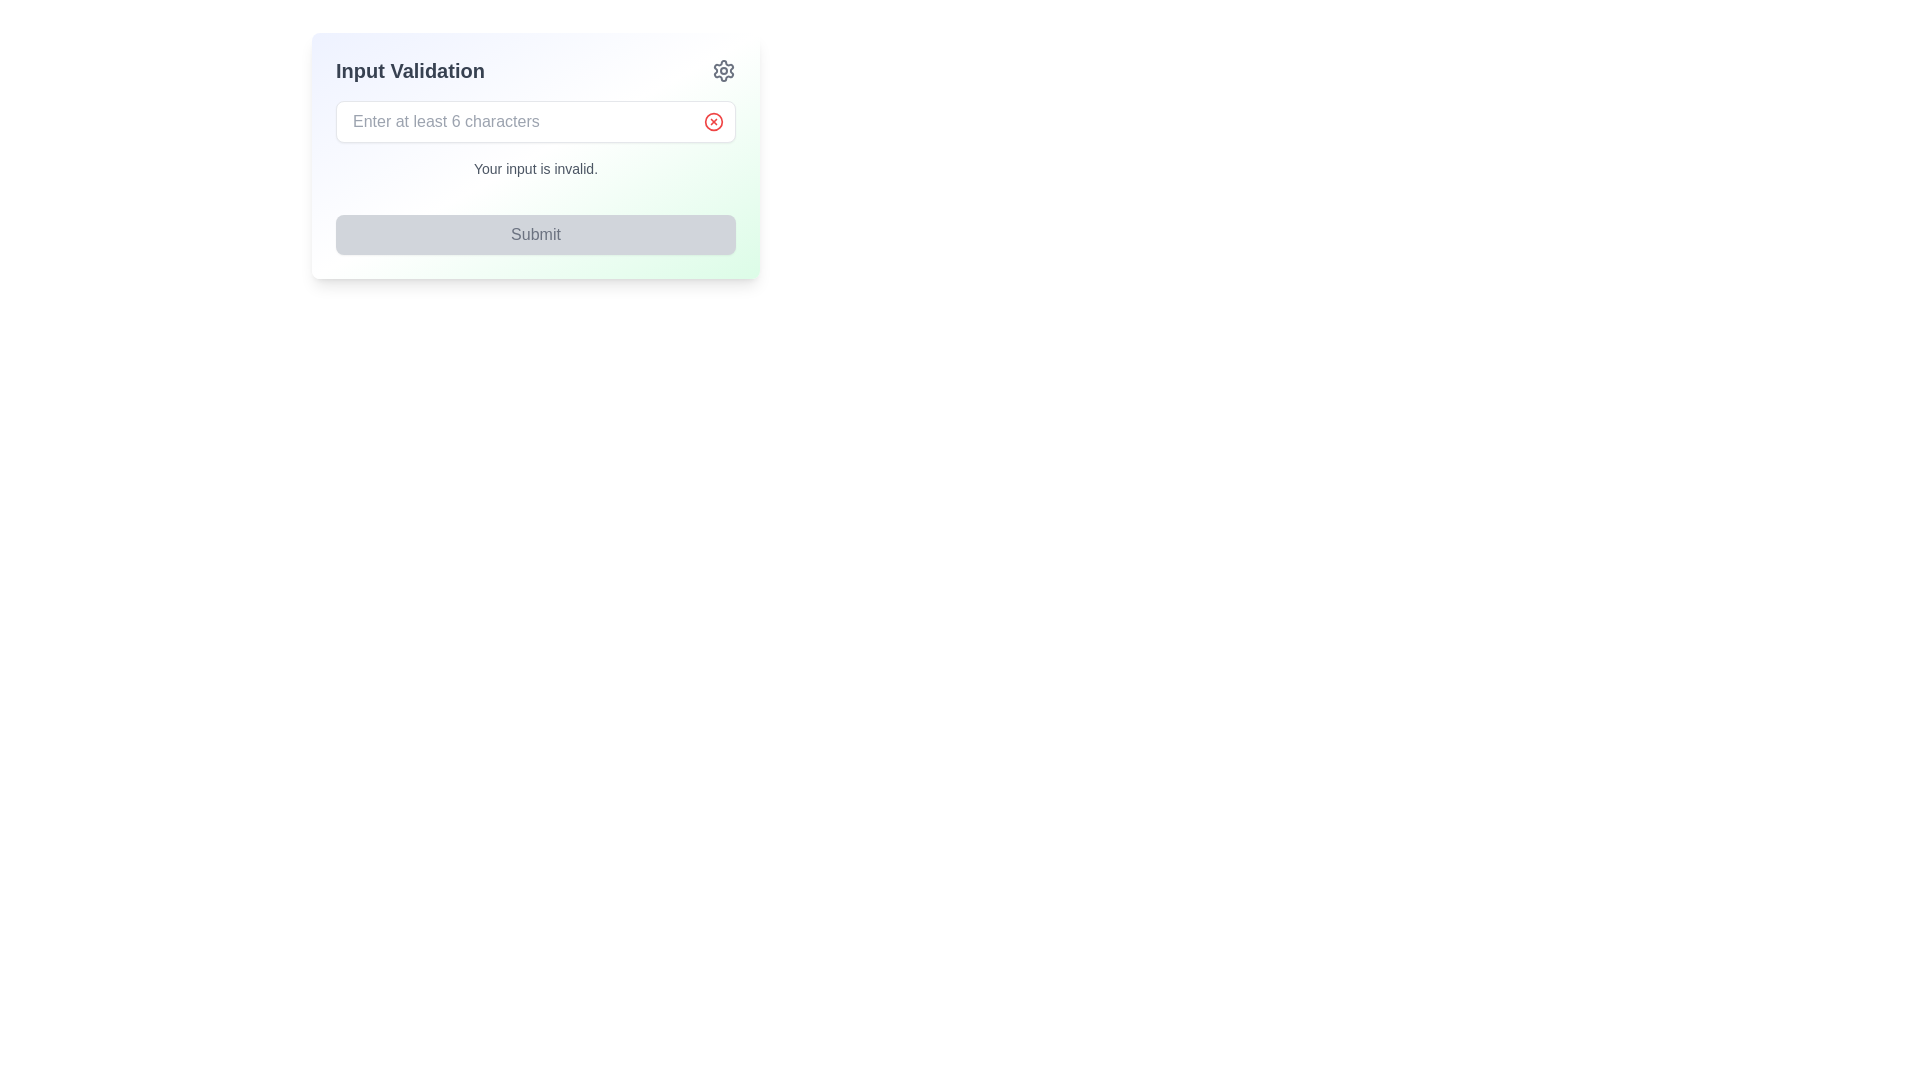 The height and width of the screenshot is (1080, 1920). Describe the element at coordinates (714, 122) in the screenshot. I see `the error state indicator icon located at the right end of the input validation form field` at that location.